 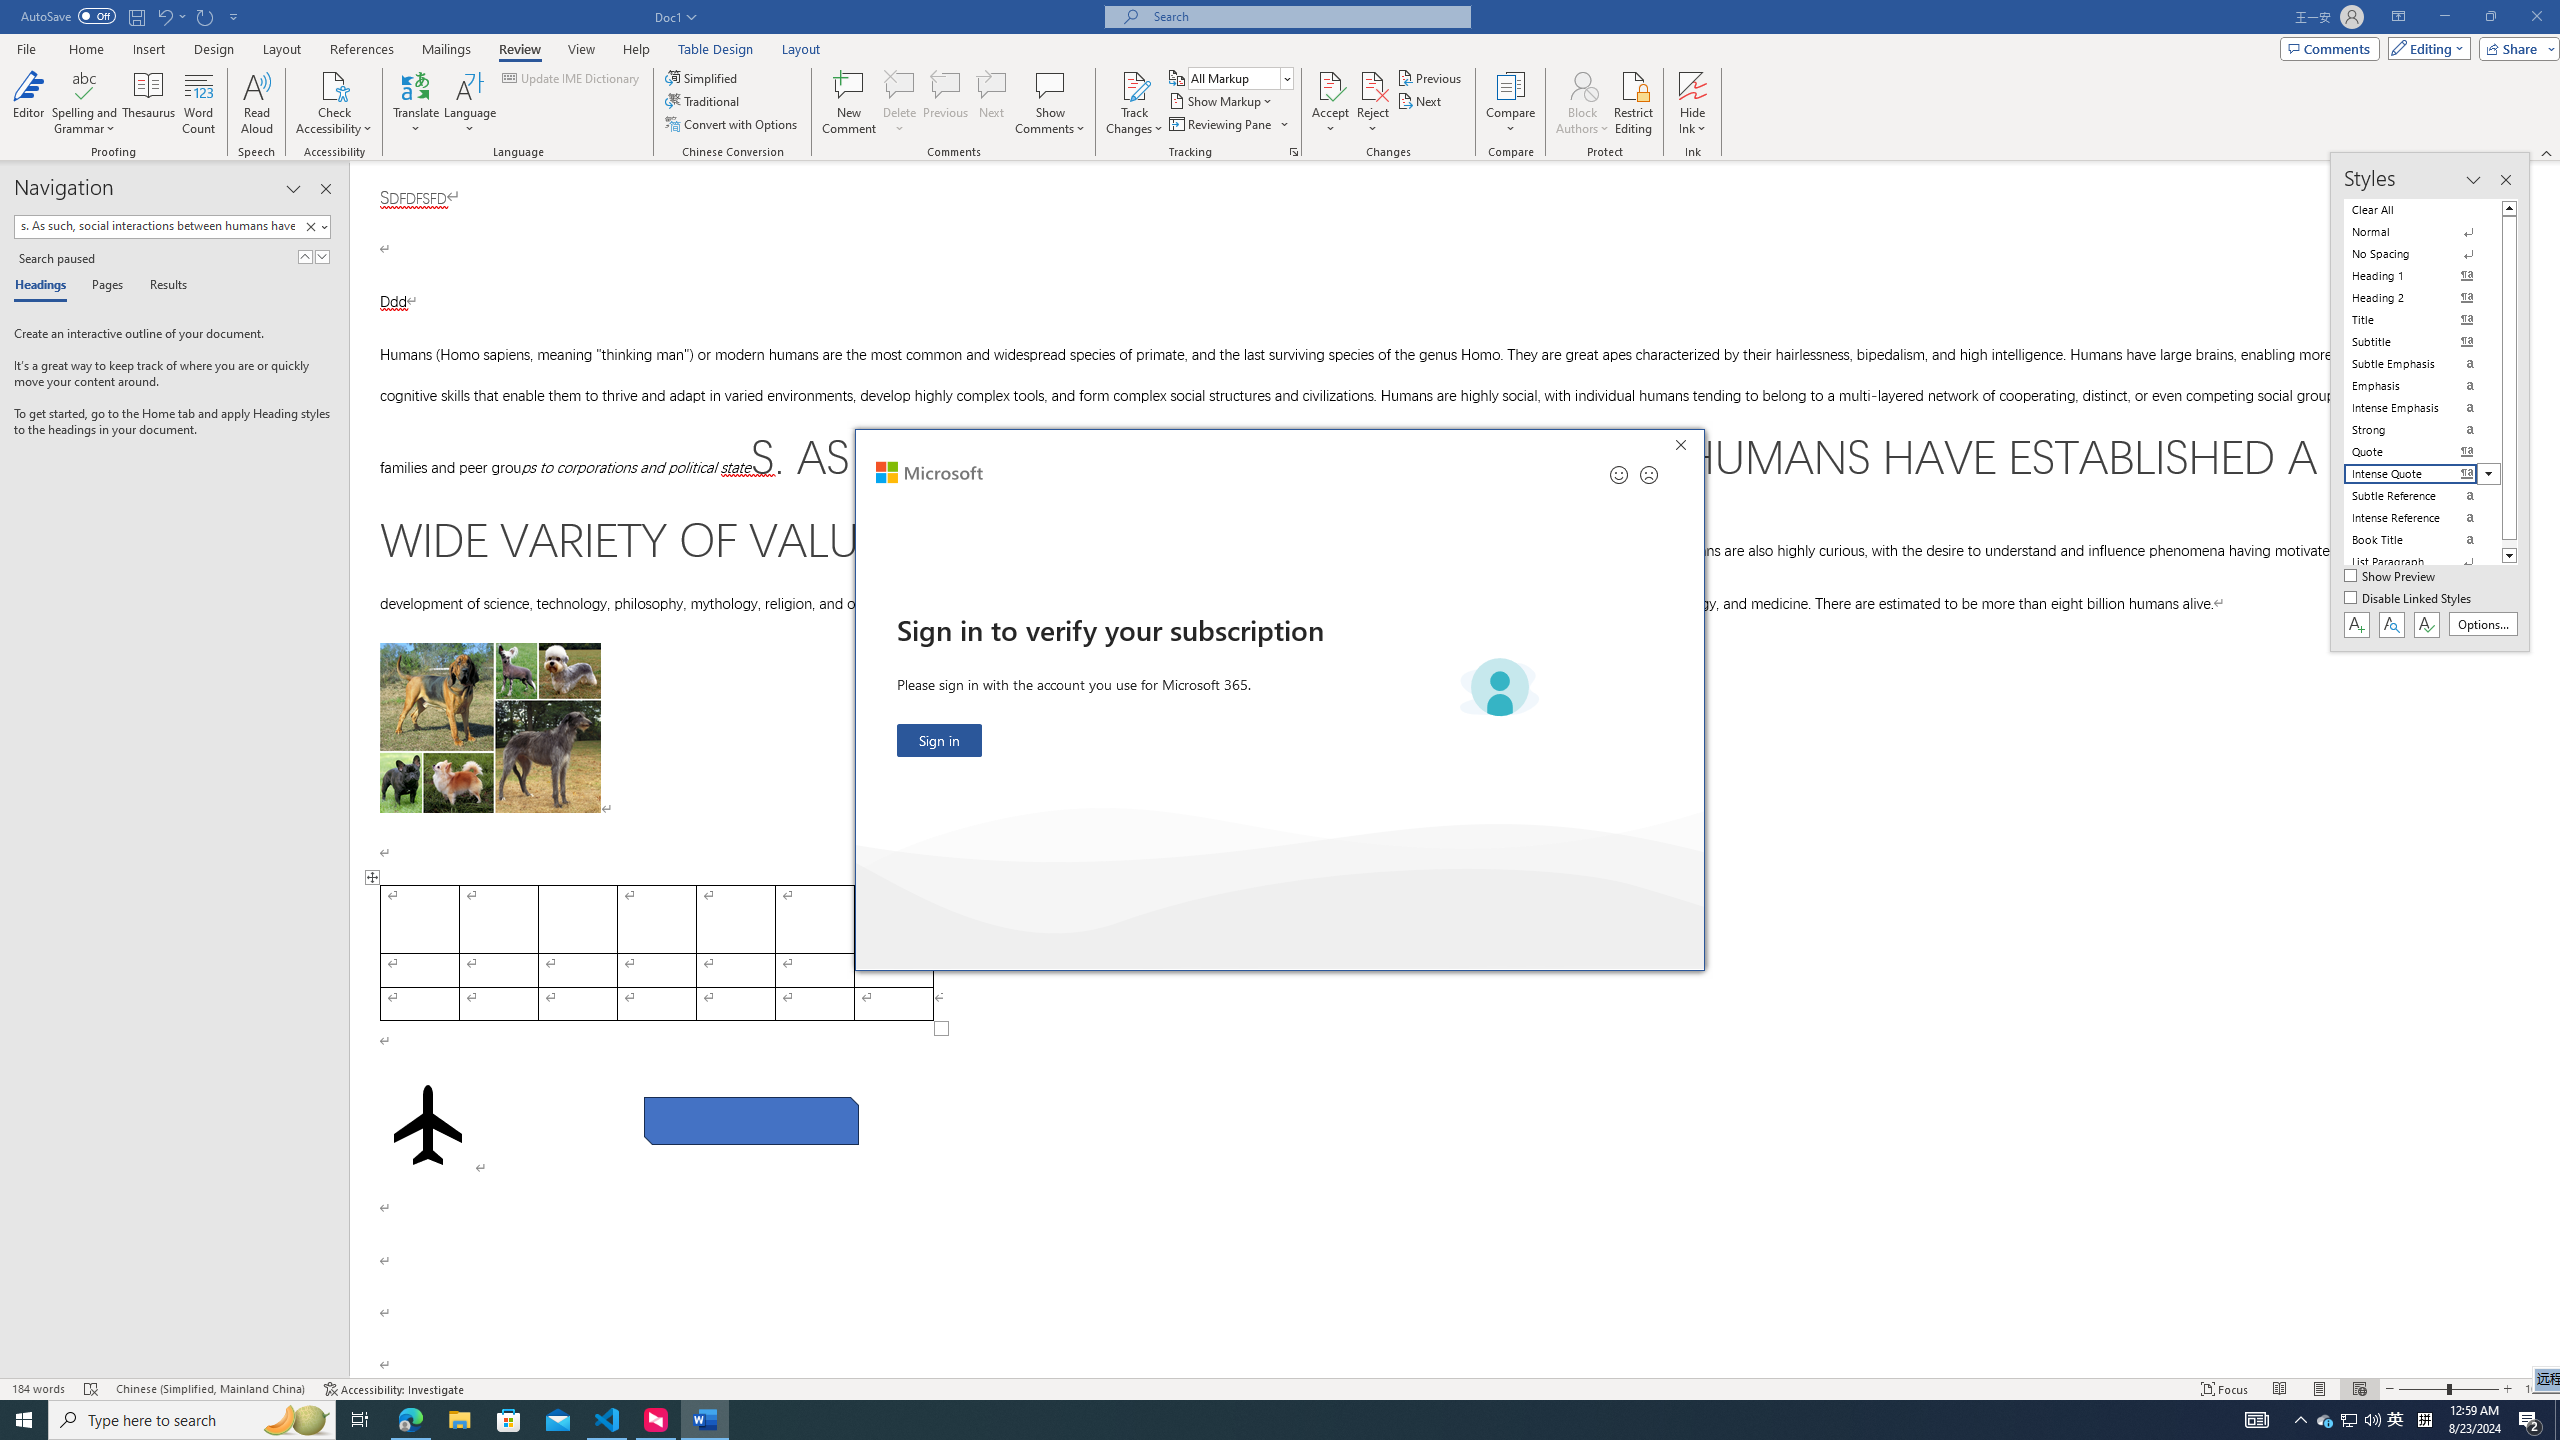 What do you see at coordinates (2422, 562) in the screenshot?
I see `'List Paragraph'` at bounding box center [2422, 562].